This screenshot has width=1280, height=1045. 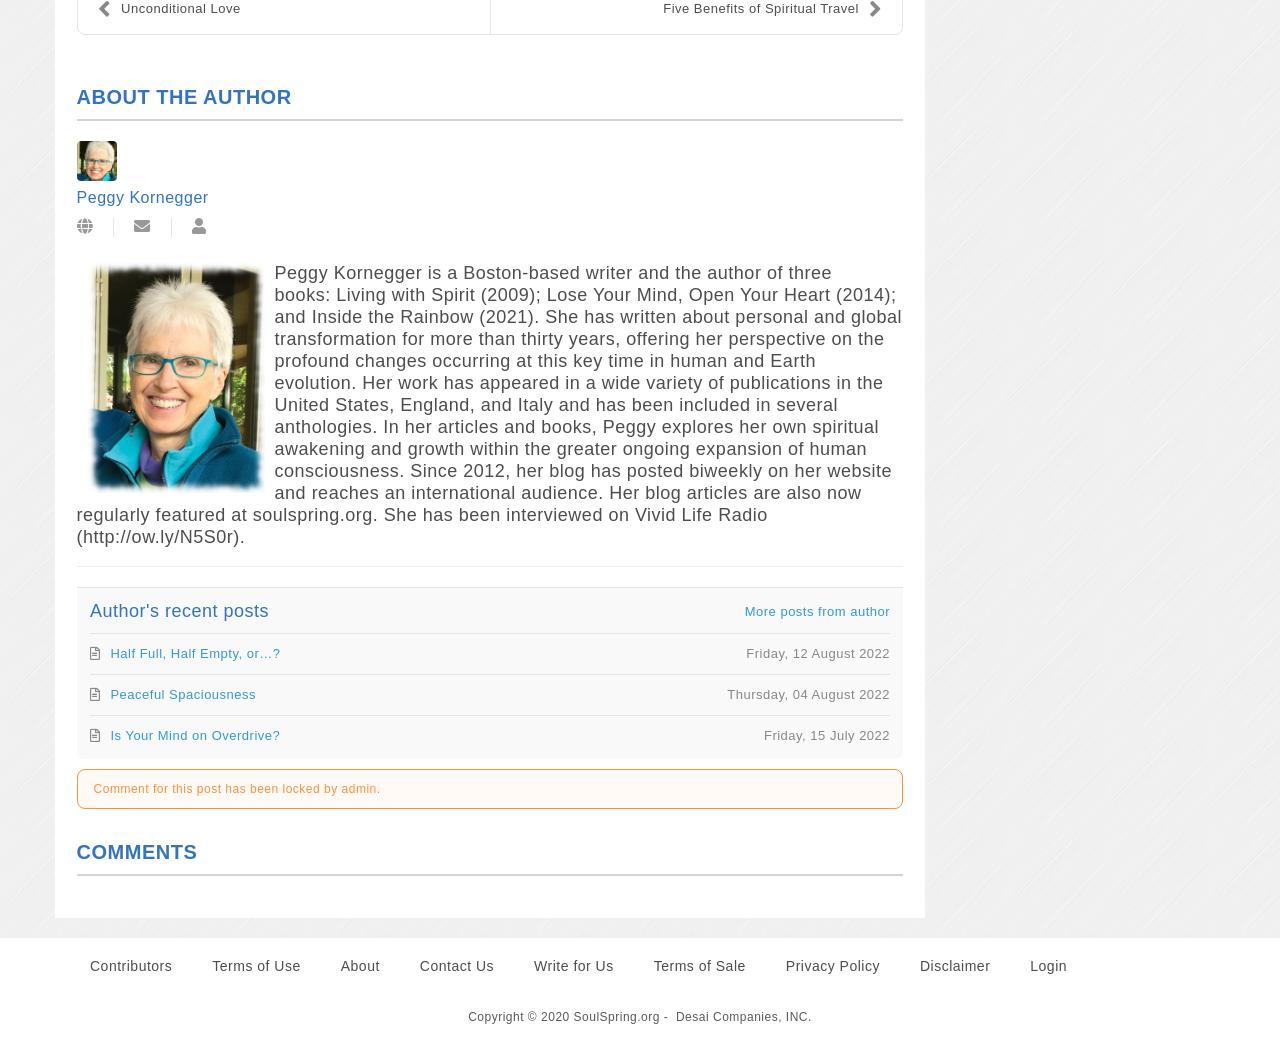 I want to click on 'About the author', so click(x=183, y=96).